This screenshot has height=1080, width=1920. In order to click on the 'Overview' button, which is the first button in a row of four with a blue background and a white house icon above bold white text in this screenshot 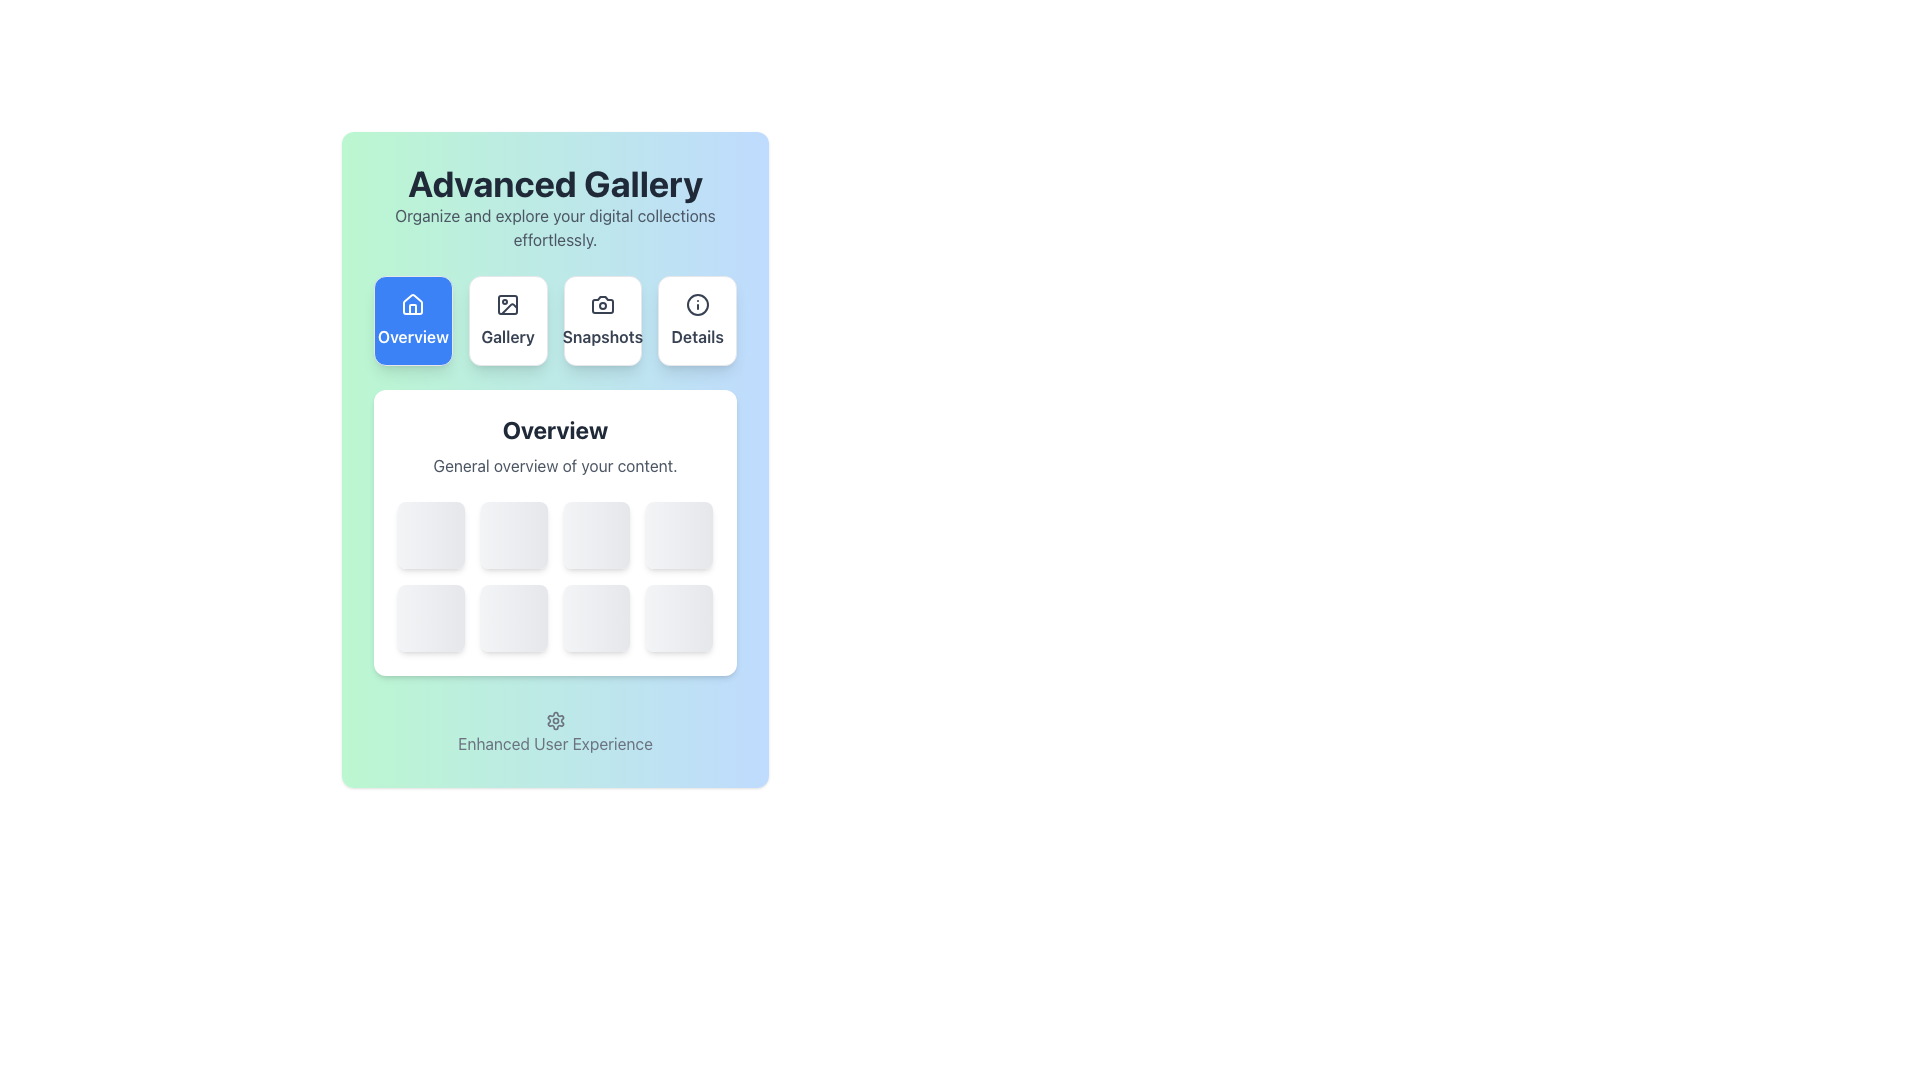, I will do `click(412, 319)`.